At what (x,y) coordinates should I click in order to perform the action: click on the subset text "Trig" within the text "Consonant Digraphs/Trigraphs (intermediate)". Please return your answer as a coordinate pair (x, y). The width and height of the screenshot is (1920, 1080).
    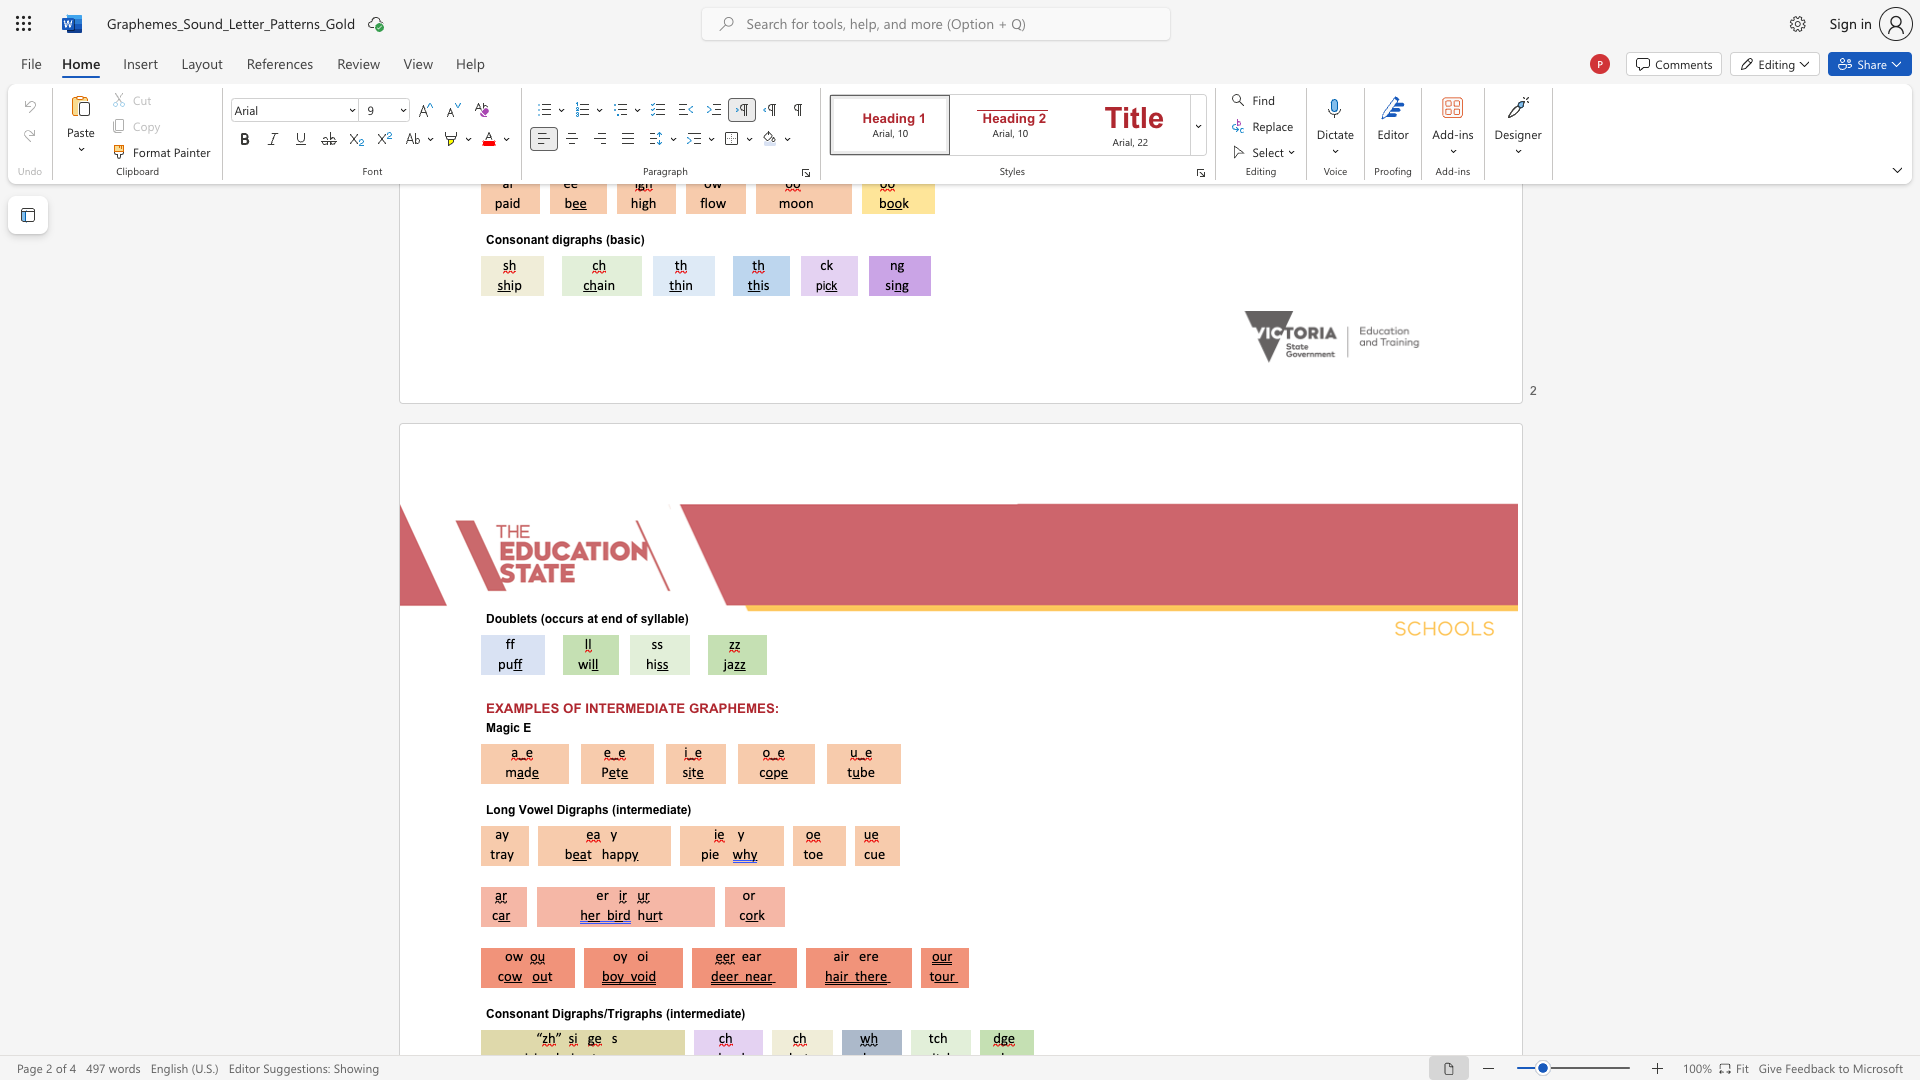
    Looking at the image, I should click on (606, 1013).